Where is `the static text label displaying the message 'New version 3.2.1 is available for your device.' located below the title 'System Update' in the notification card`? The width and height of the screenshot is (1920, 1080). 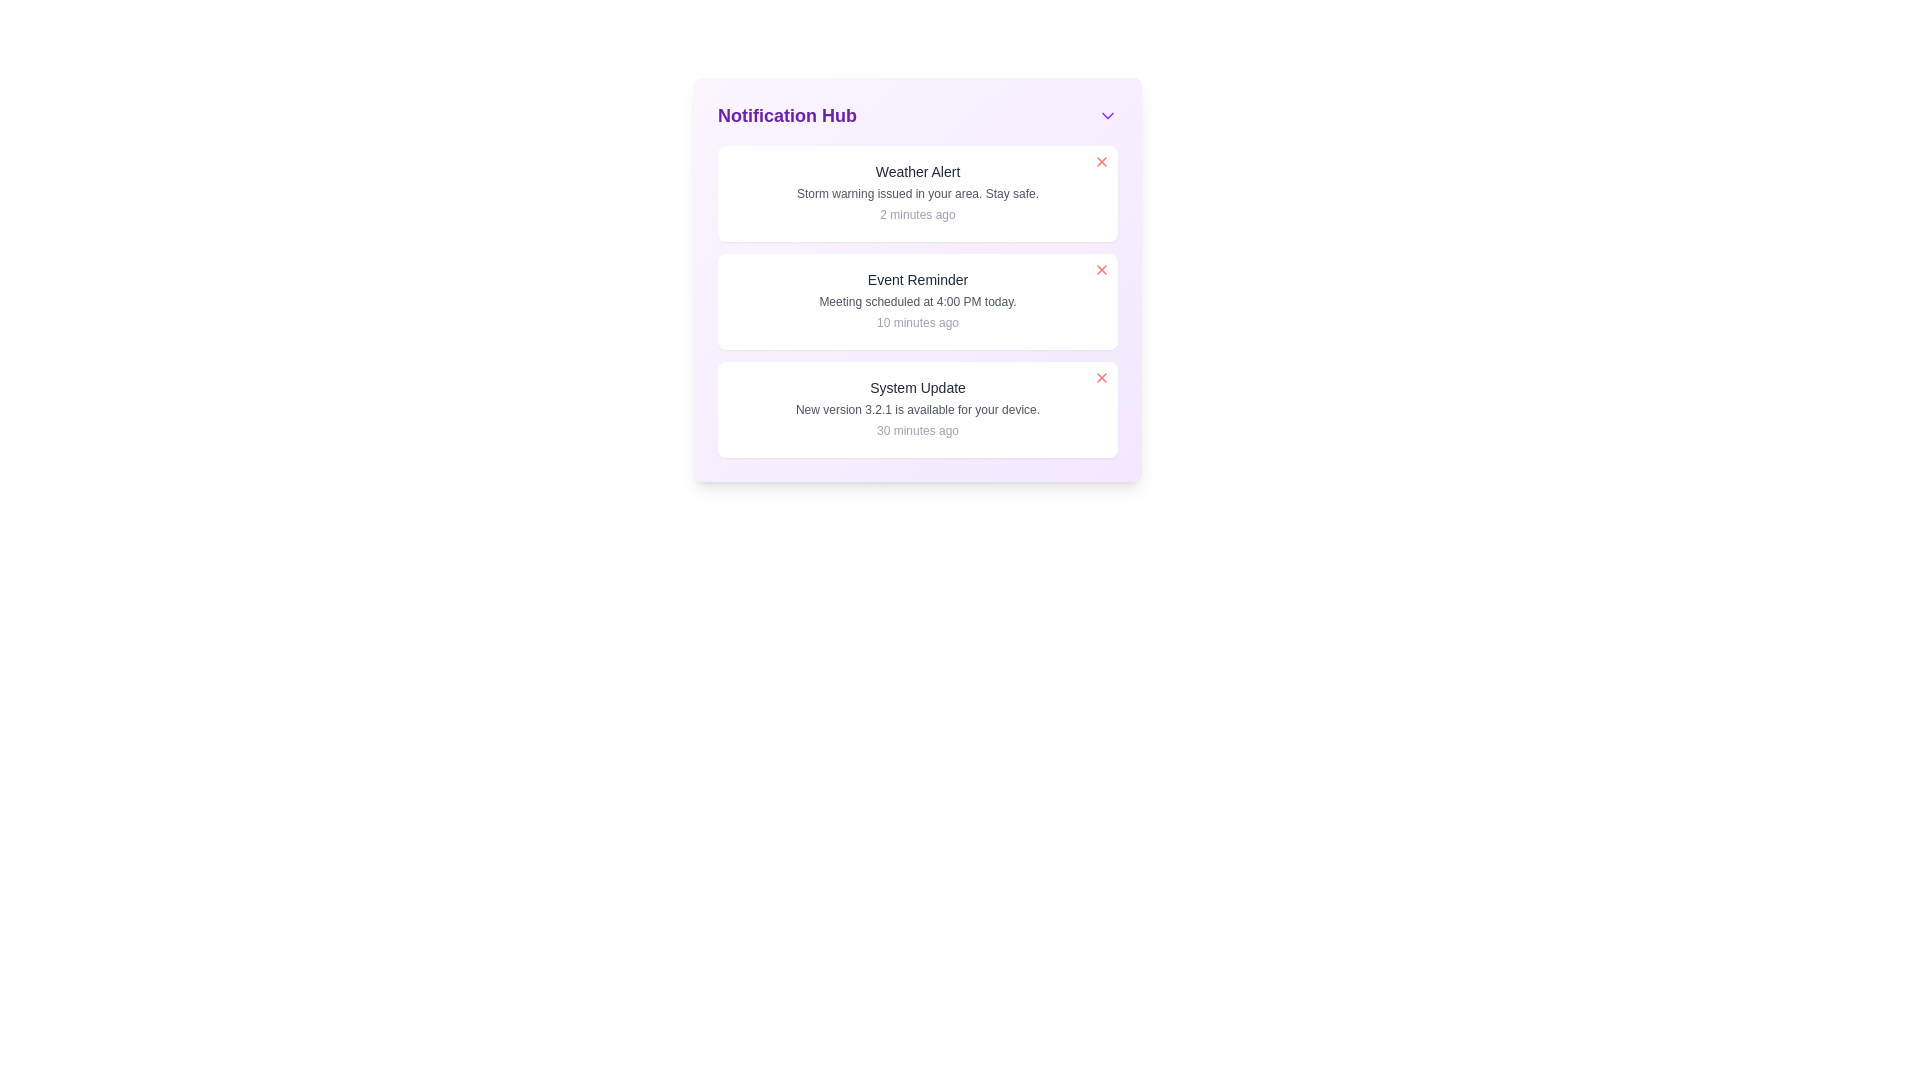 the static text label displaying the message 'New version 3.2.1 is available for your device.' located below the title 'System Update' in the notification card is located at coordinates (916, 408).